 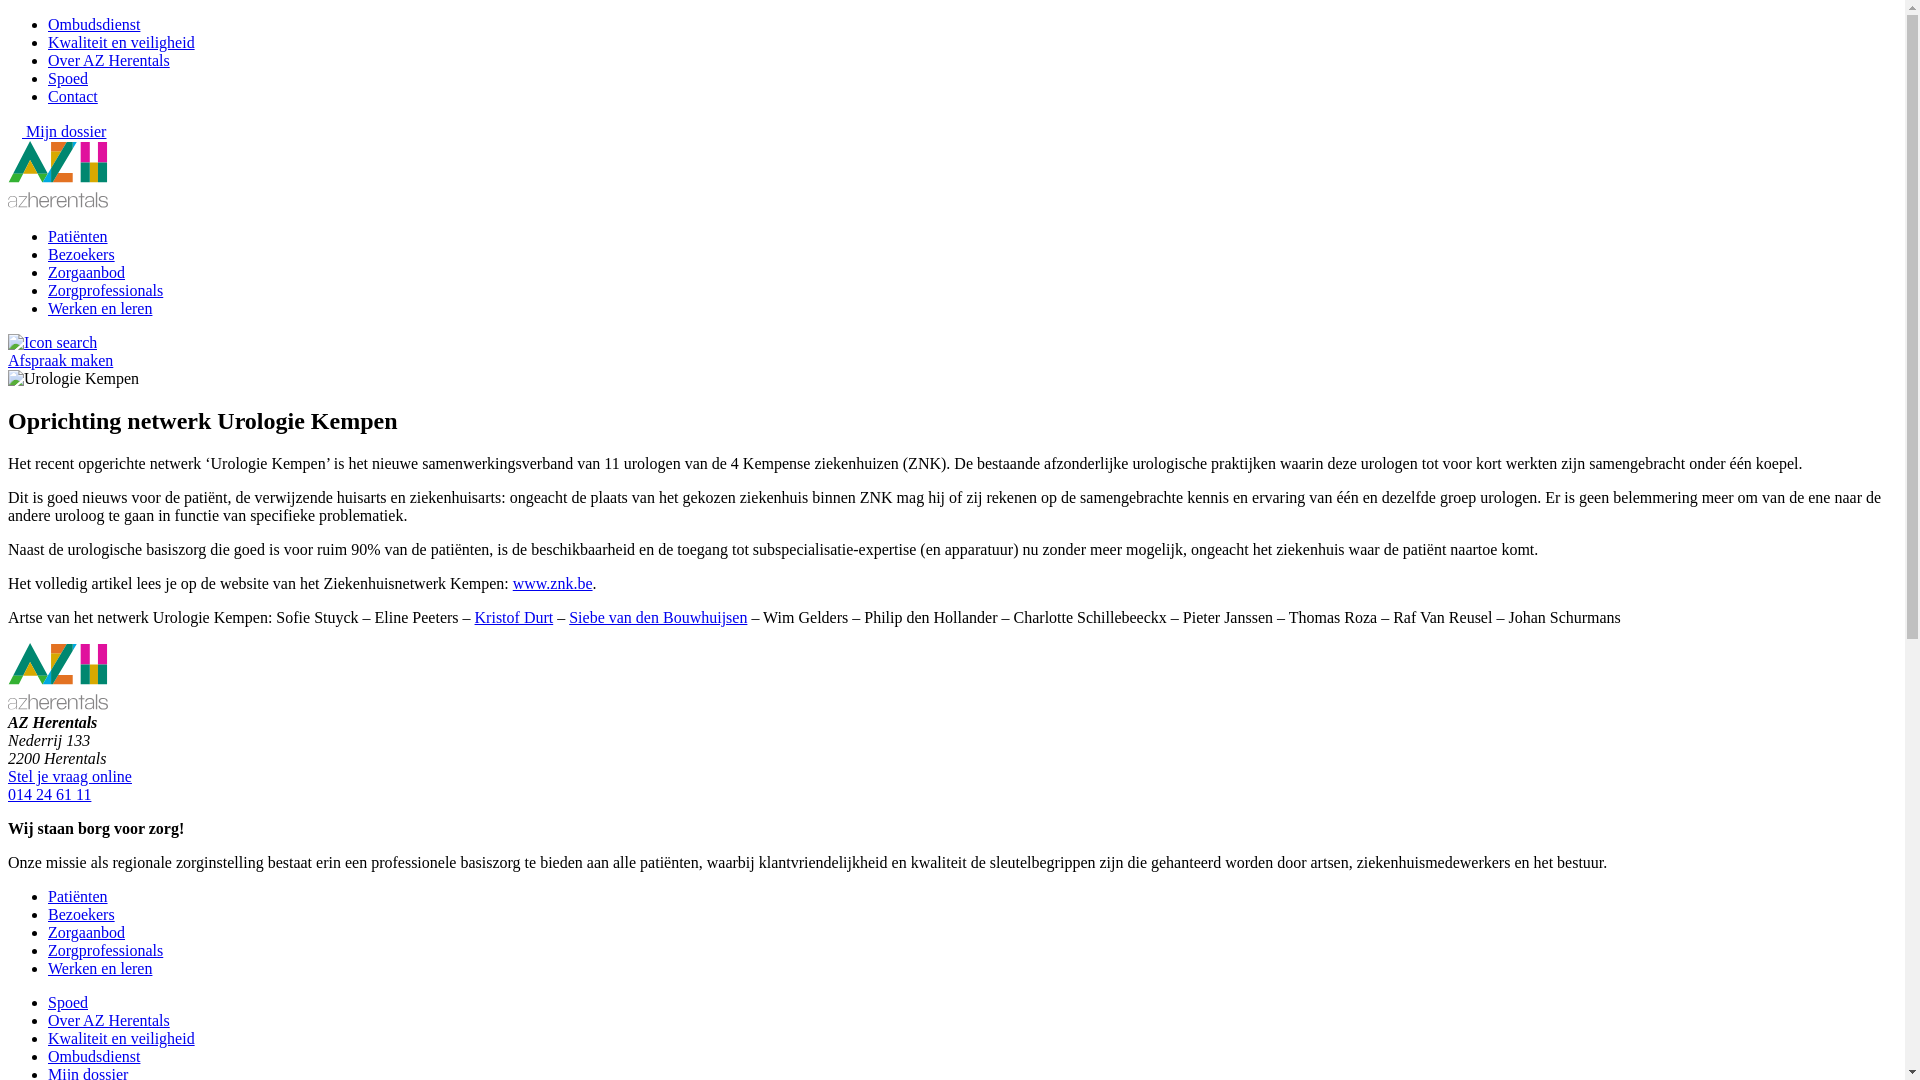 What do you see at coordinates (49, 793) in the screenshot?
I see `'014 24 61 11'` at bounding box center [49, 793].